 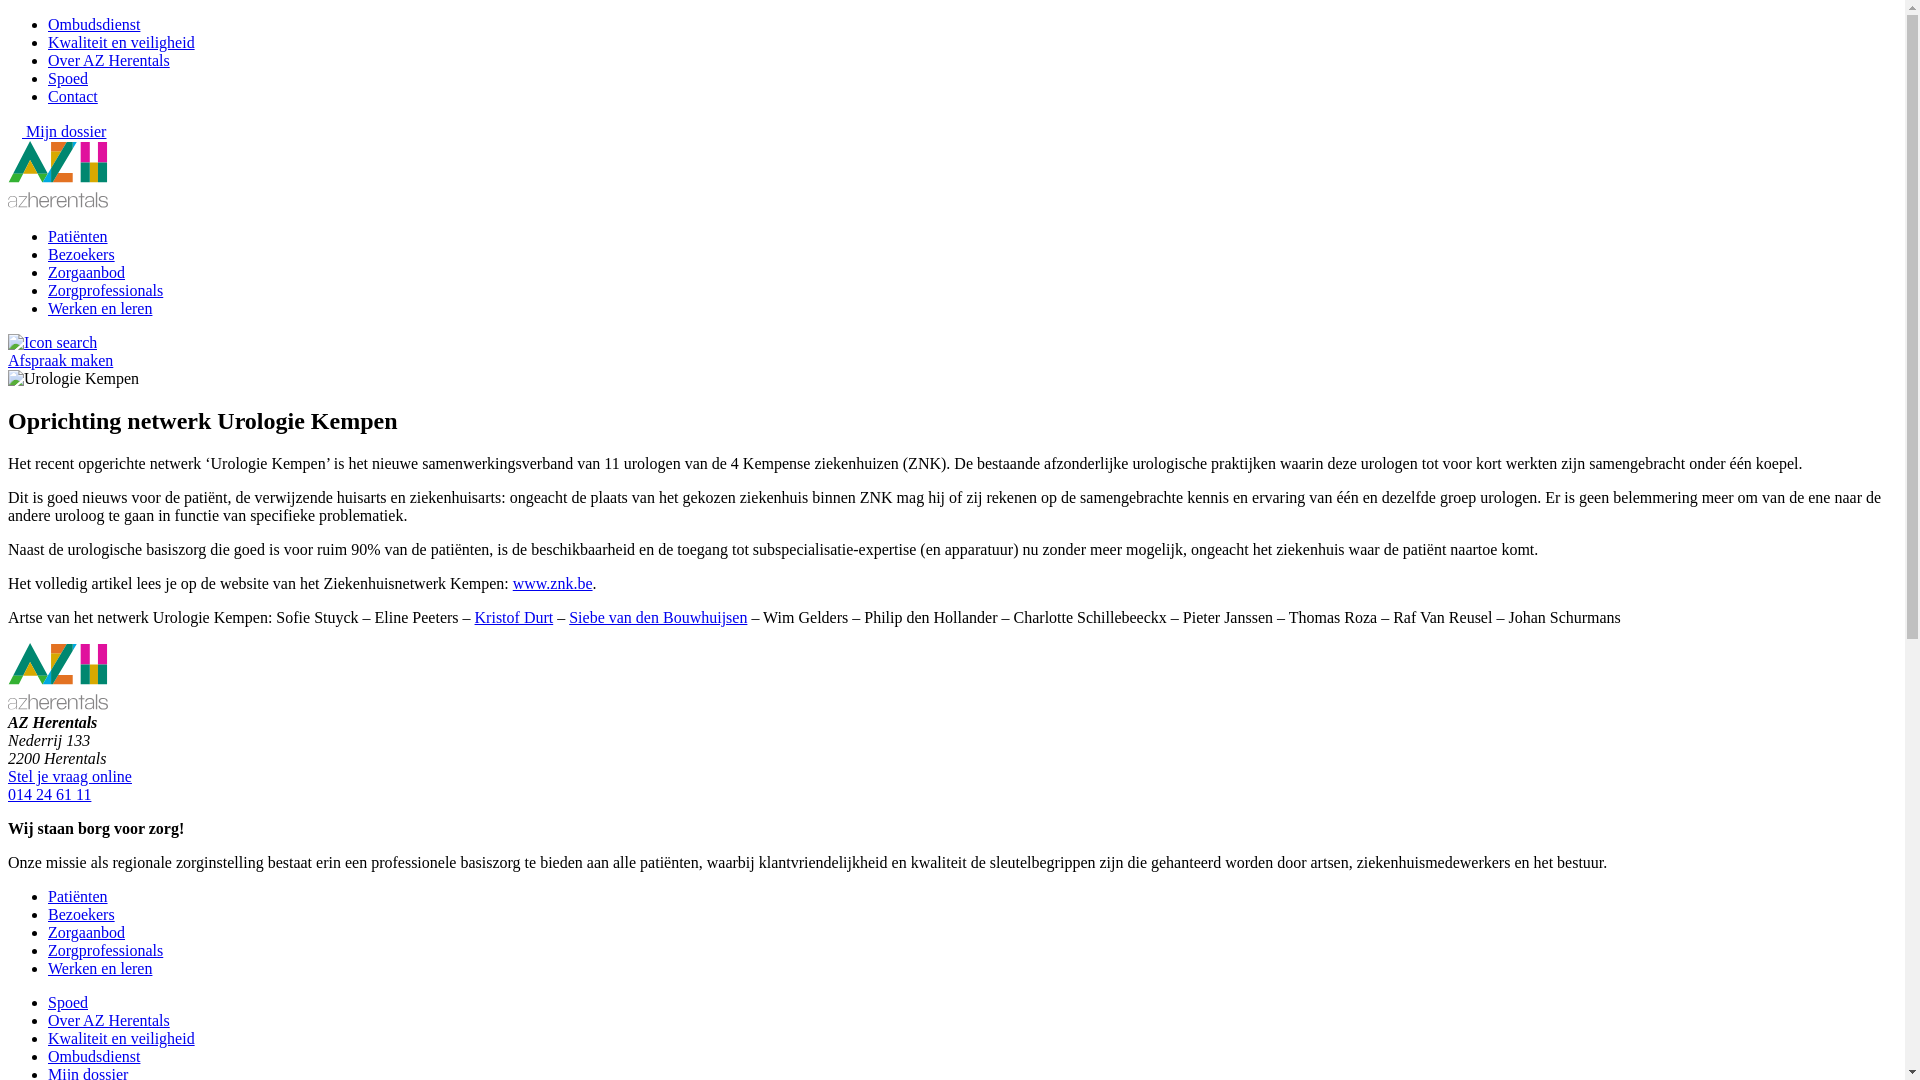 What do you see at coordinates (49, 793) in the screenshot?
I see `'014 24 61 11'` at bounding box center [49, 793].